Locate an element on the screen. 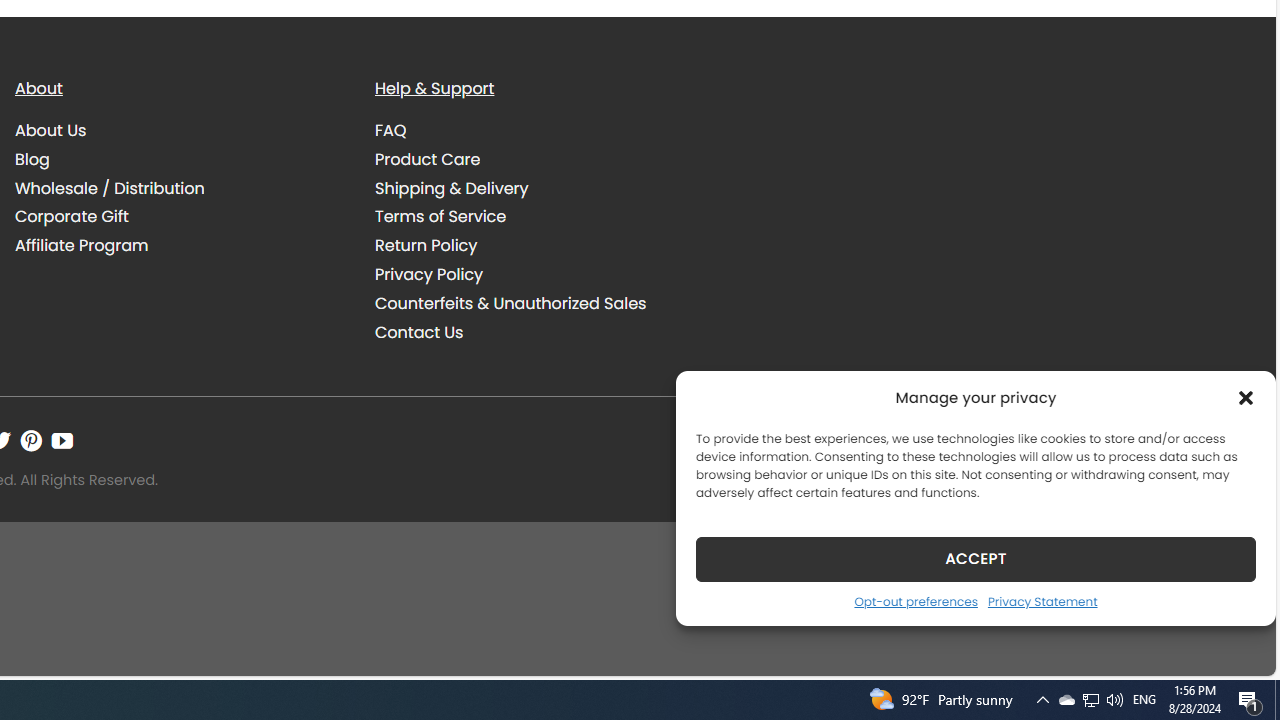  'Privacy Policy' is located at coordinates (540, 274).